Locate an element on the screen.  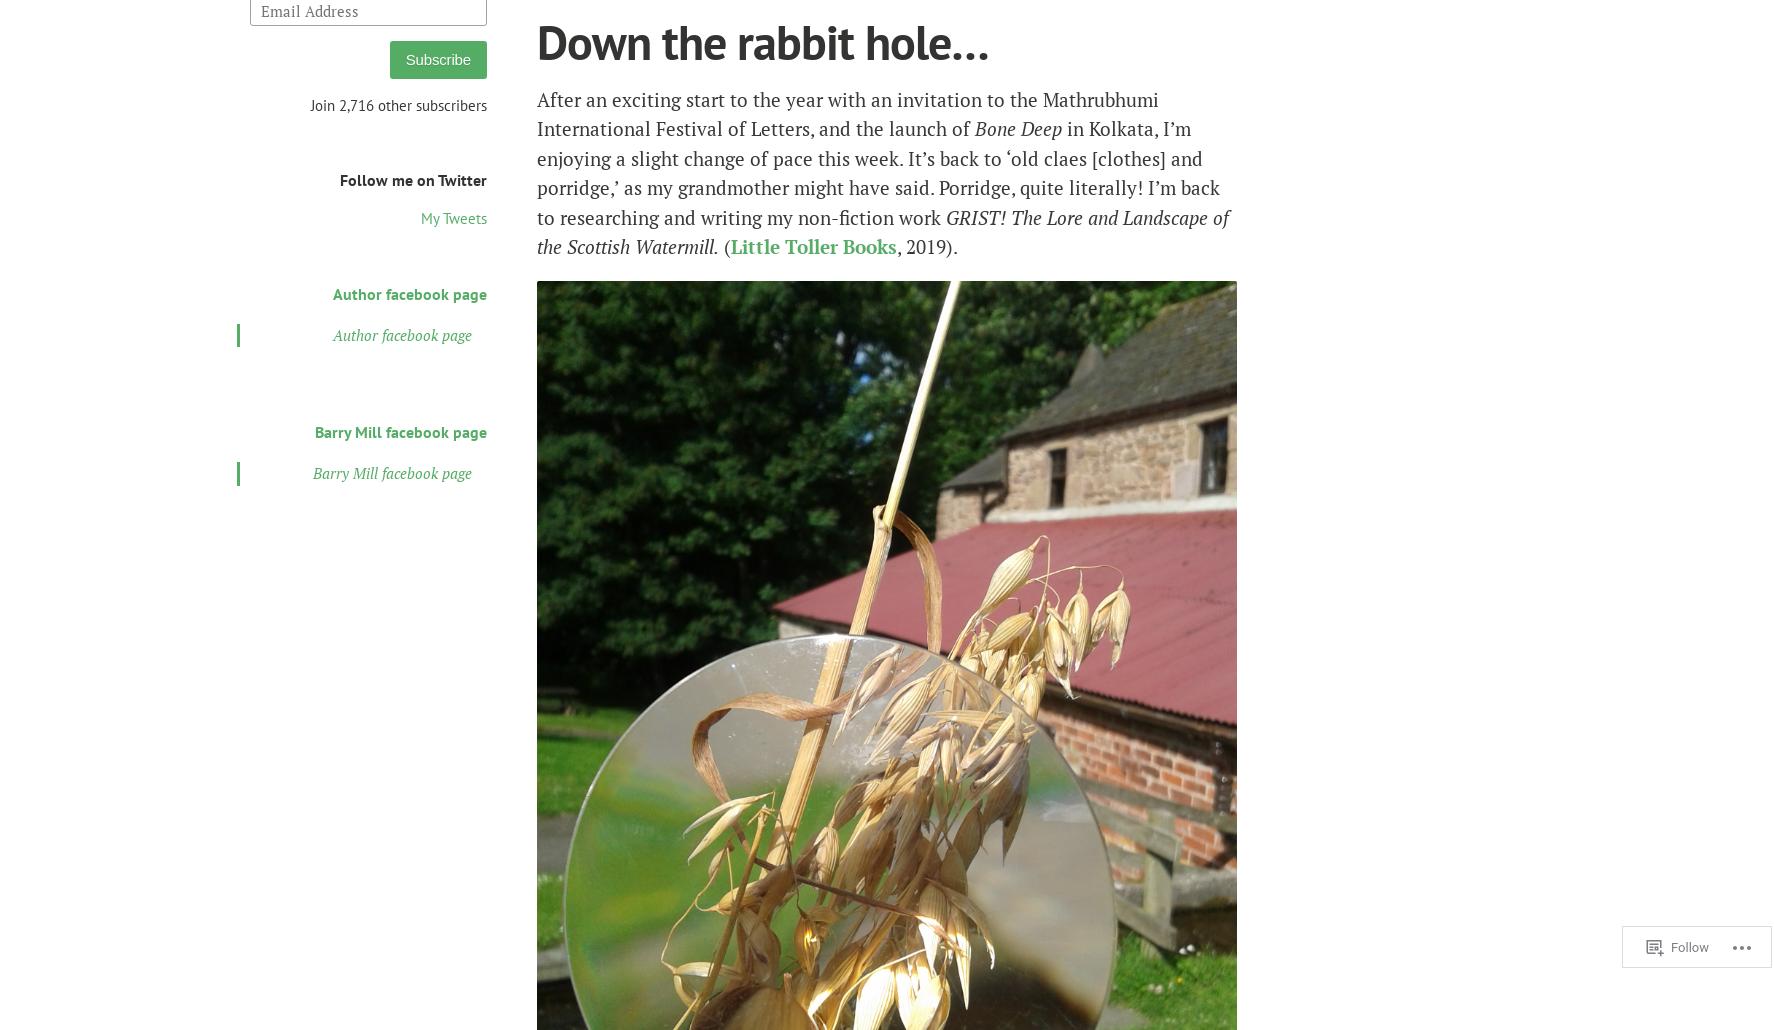
'Little Toller Books' is located at coordinates (814, 246).